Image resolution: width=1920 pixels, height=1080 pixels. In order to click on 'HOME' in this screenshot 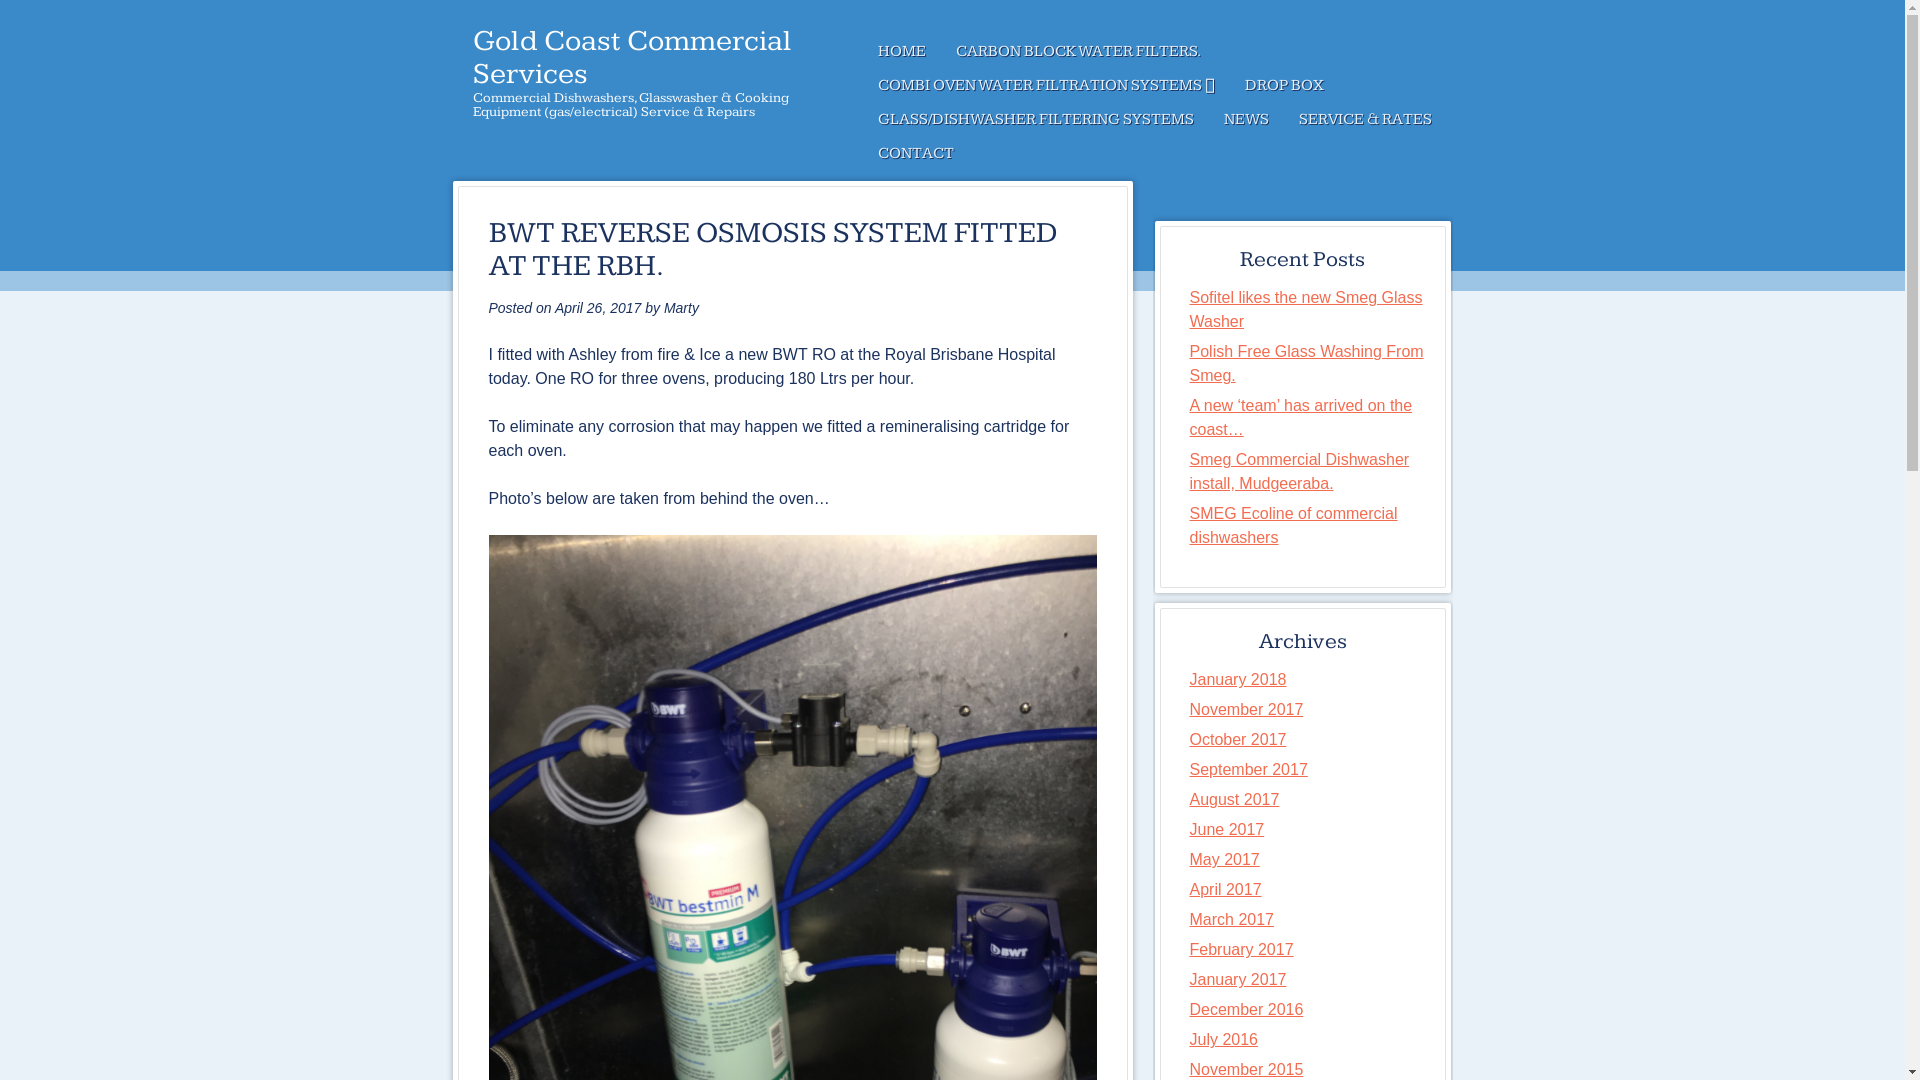, I will do `click(900, 50)`.